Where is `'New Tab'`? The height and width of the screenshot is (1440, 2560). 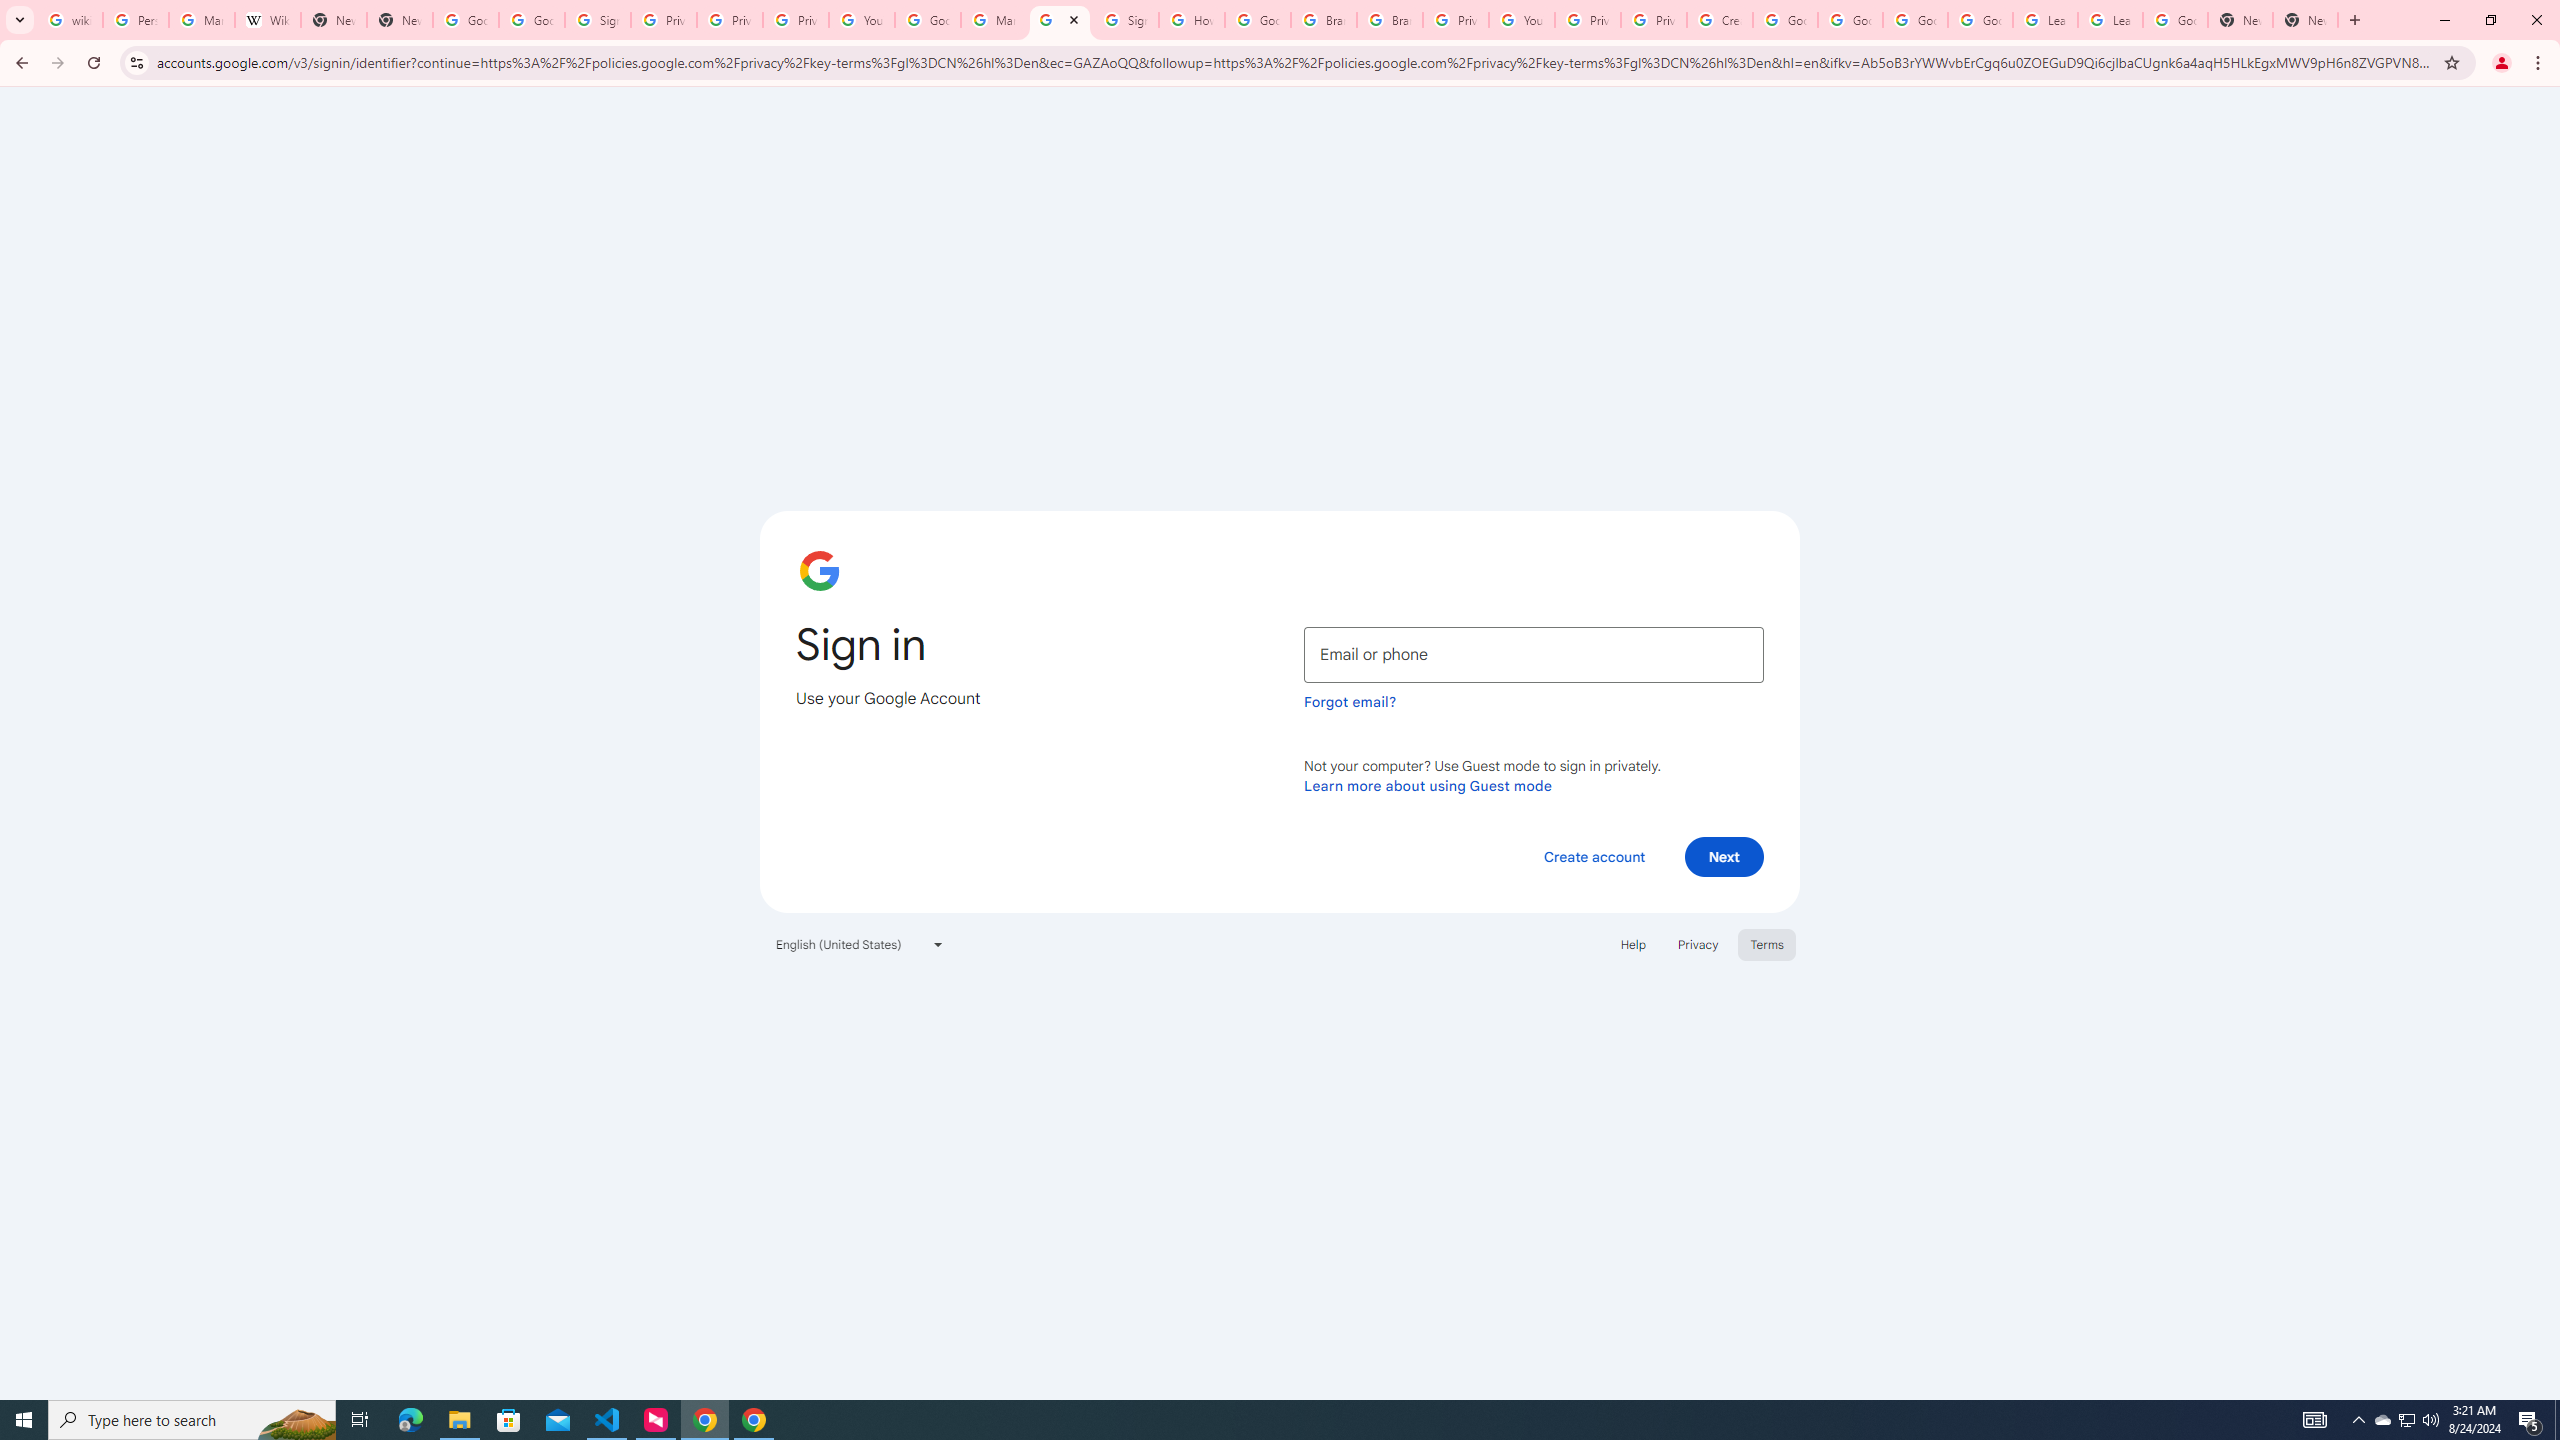 'New Tab' is located at coordinates (2239, 19).